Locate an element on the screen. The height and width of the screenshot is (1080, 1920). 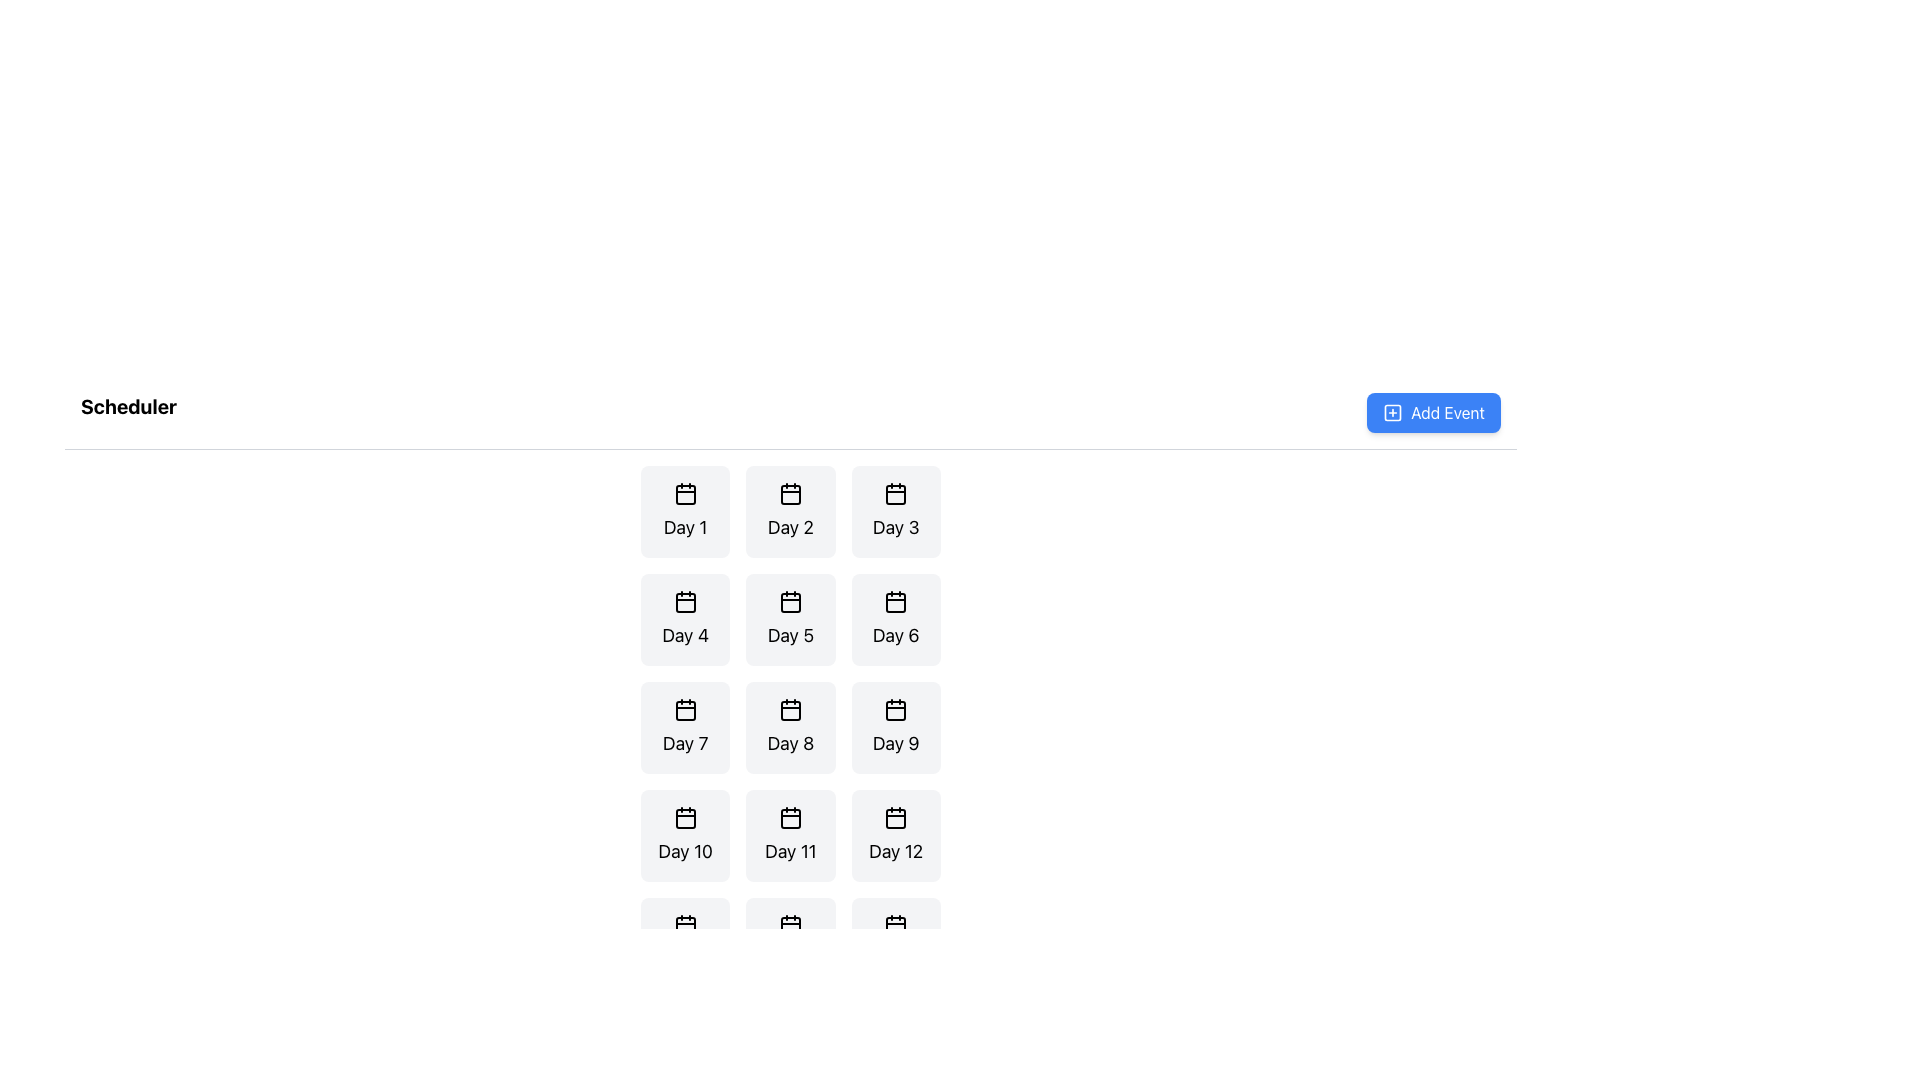
the decorative graphical element of the calendar icon indicating a special state for 'Day 3' in the scheduler is located at coordinates (895, 494).